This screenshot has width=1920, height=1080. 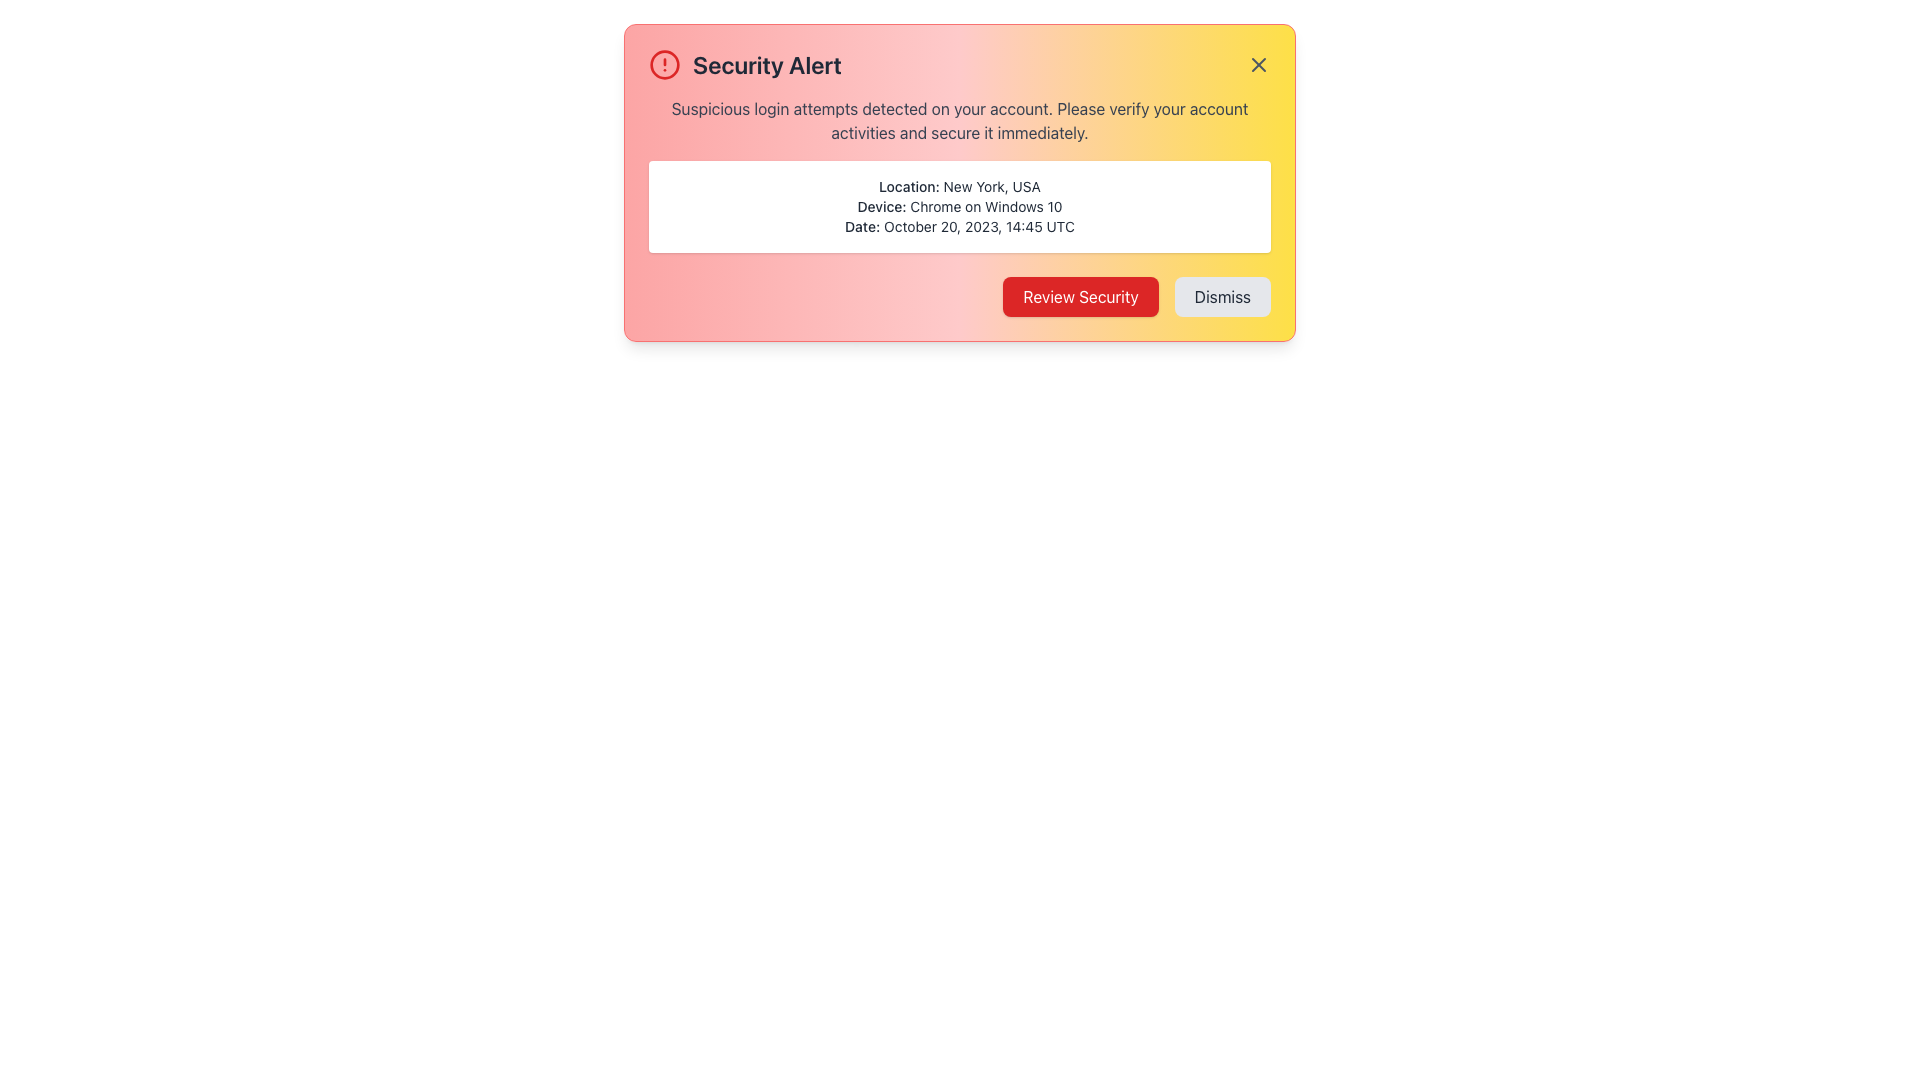 I want to click on the close icon located at the top-right corner of the notification box with 'Security Alert' title to indicate interactivity, so click(x=1257, y=64).